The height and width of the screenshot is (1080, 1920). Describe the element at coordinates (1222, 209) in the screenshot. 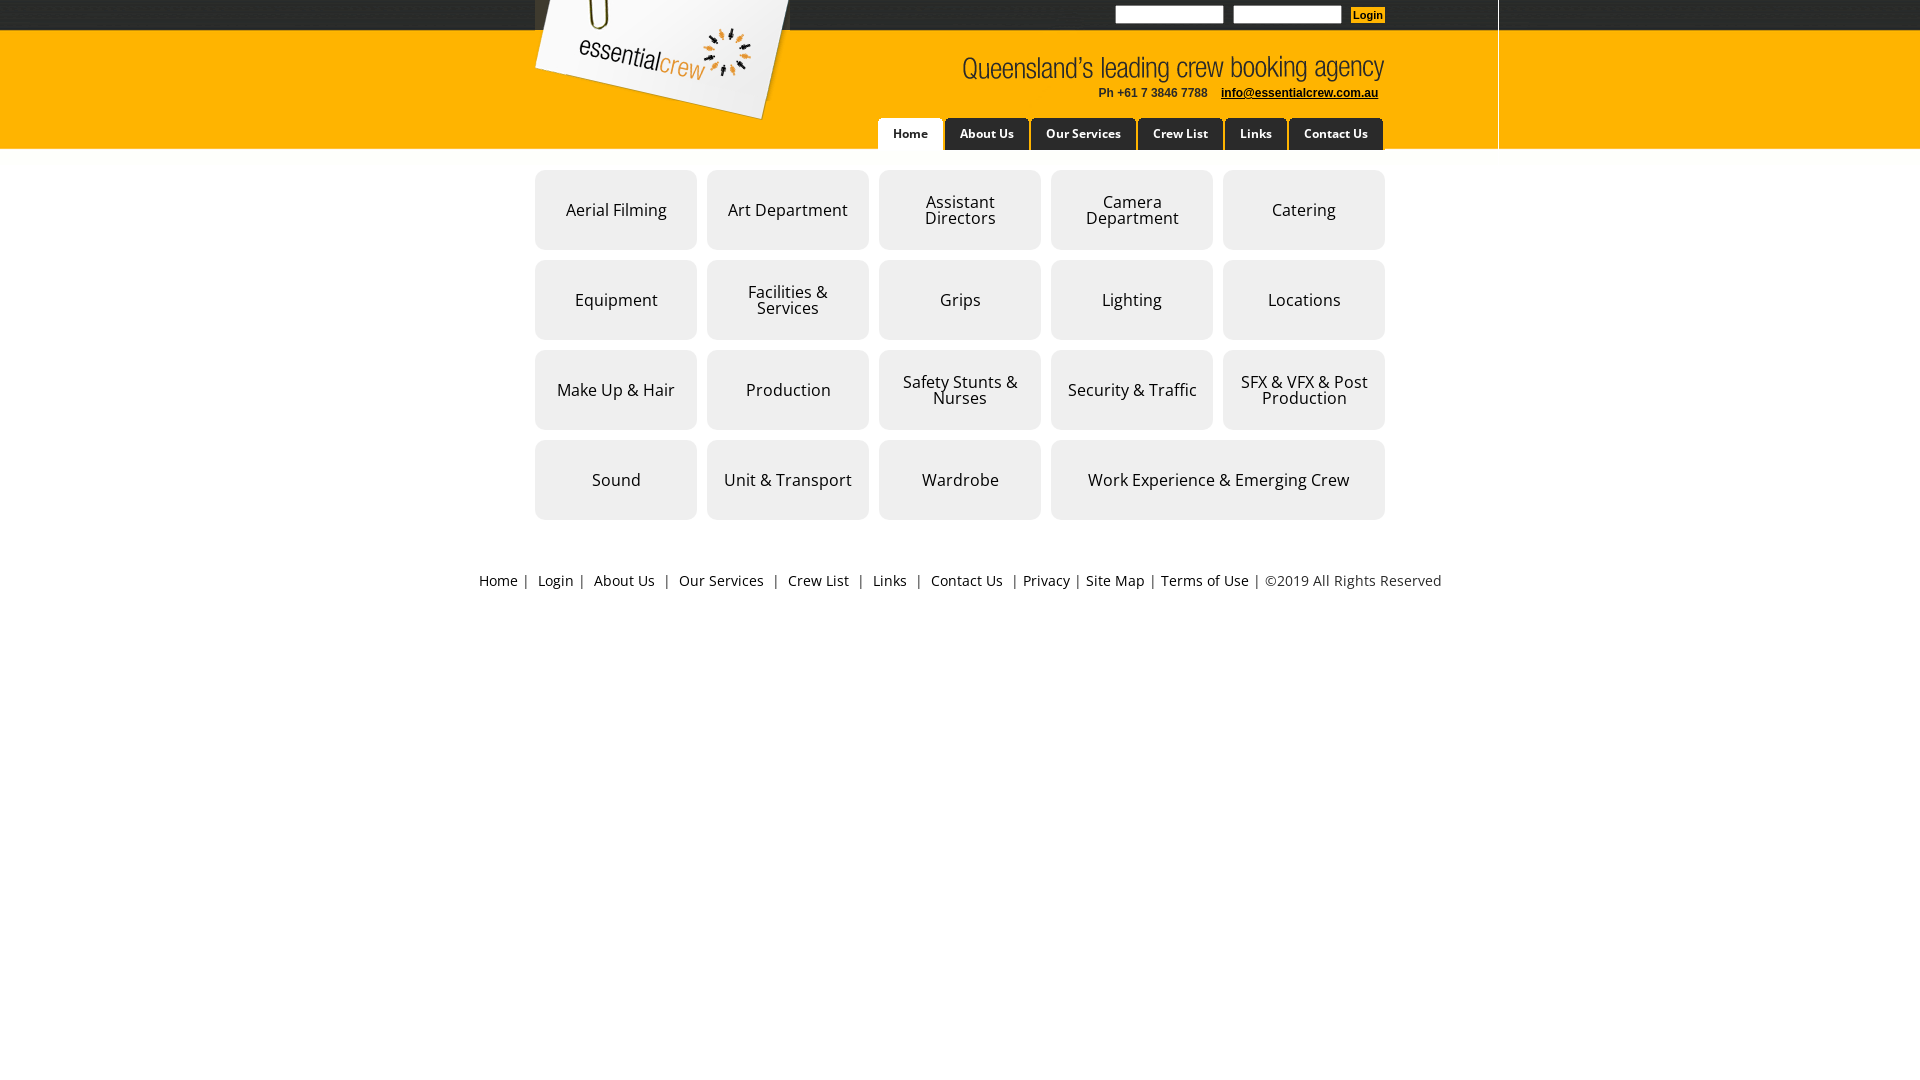

I see `'Catering'` at that location.